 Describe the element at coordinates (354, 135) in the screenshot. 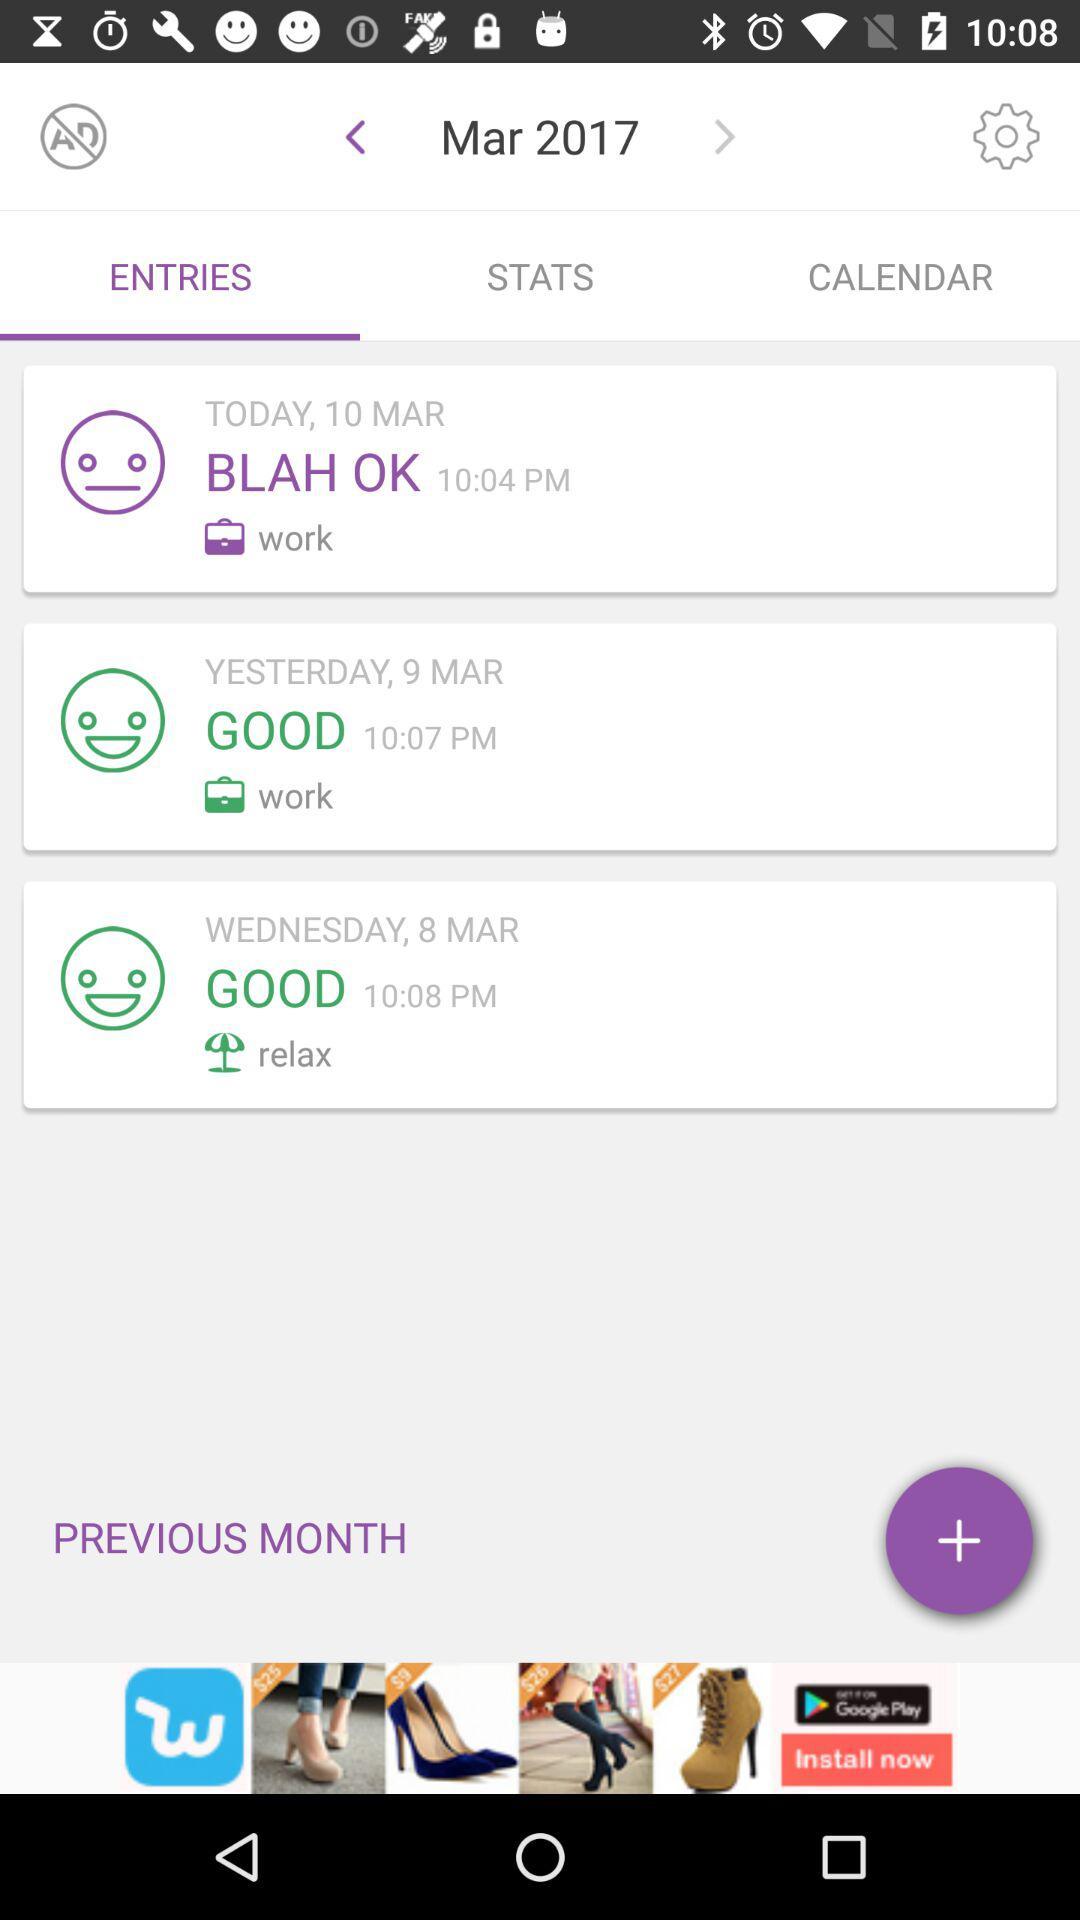

I see `the arrow_backward icon` at that location.